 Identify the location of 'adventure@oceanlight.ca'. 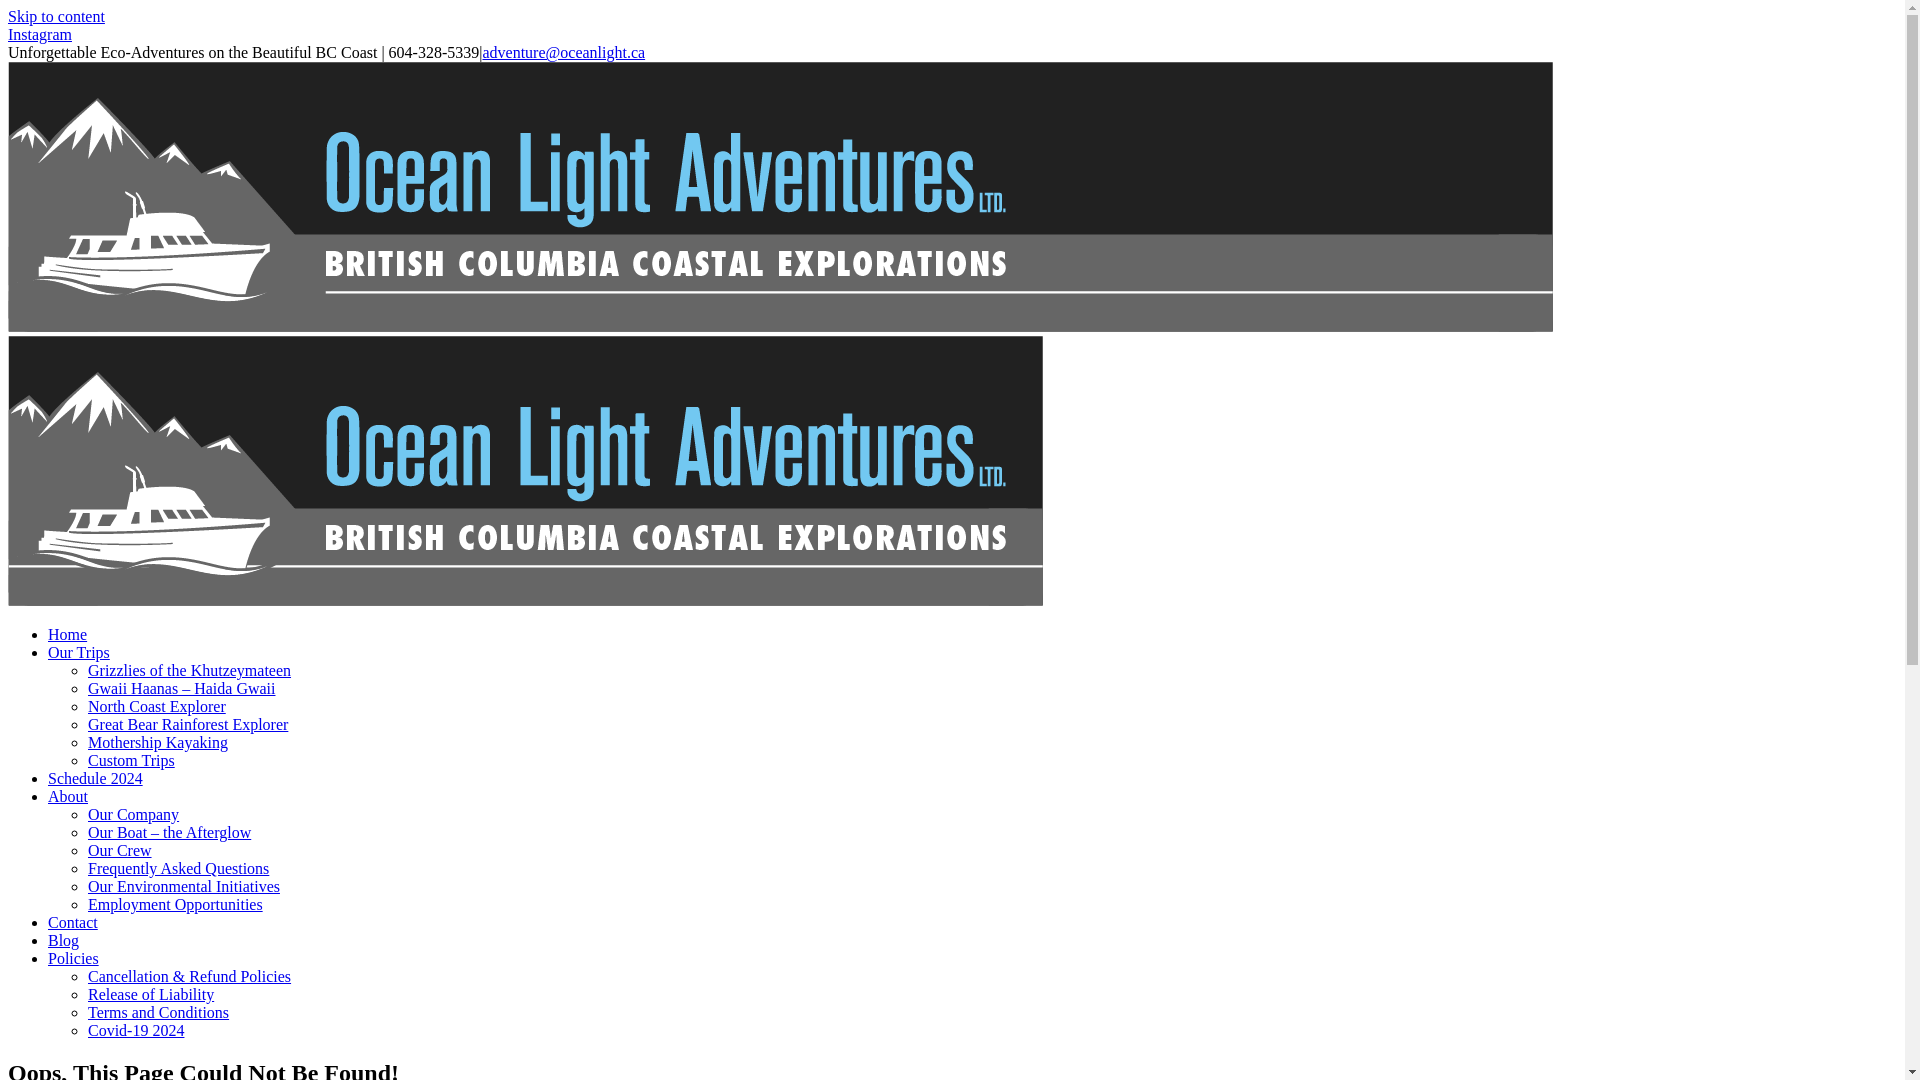
(481, 51).